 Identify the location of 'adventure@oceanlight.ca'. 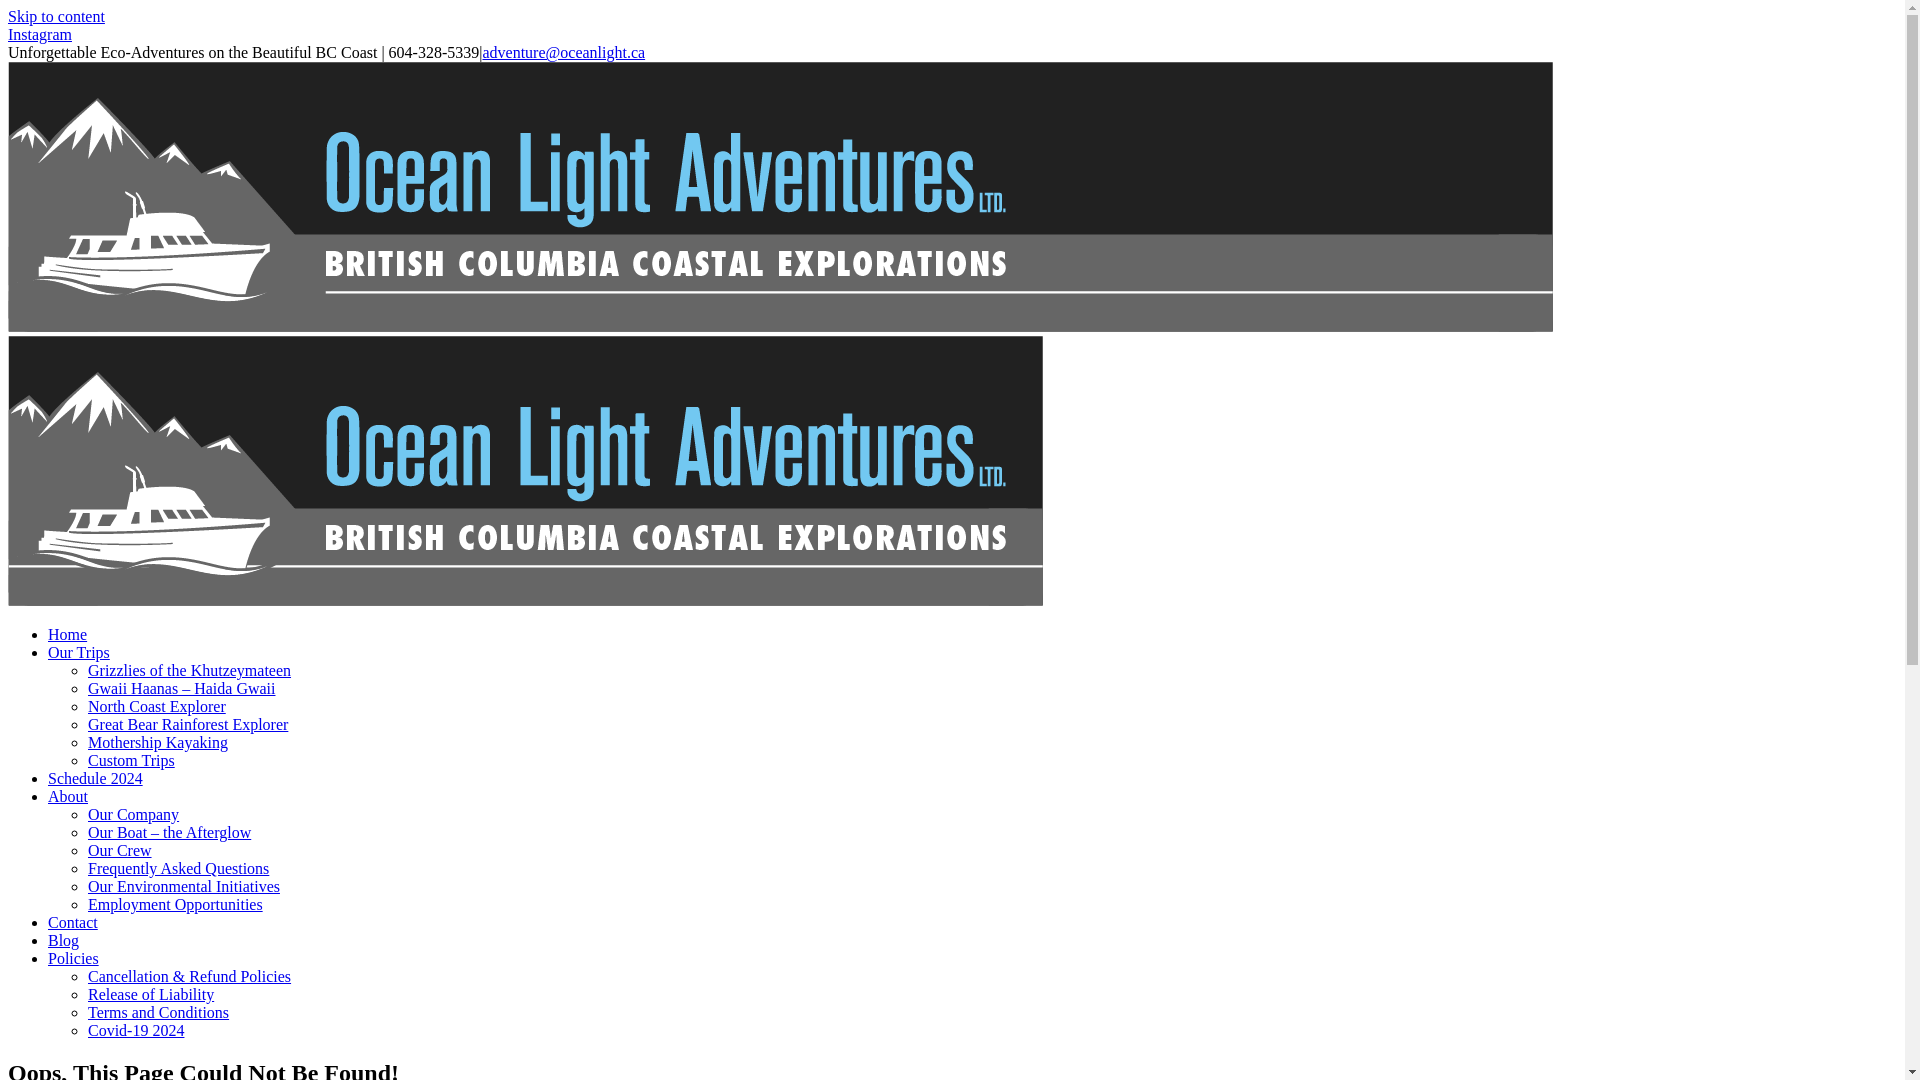
(481, 51).